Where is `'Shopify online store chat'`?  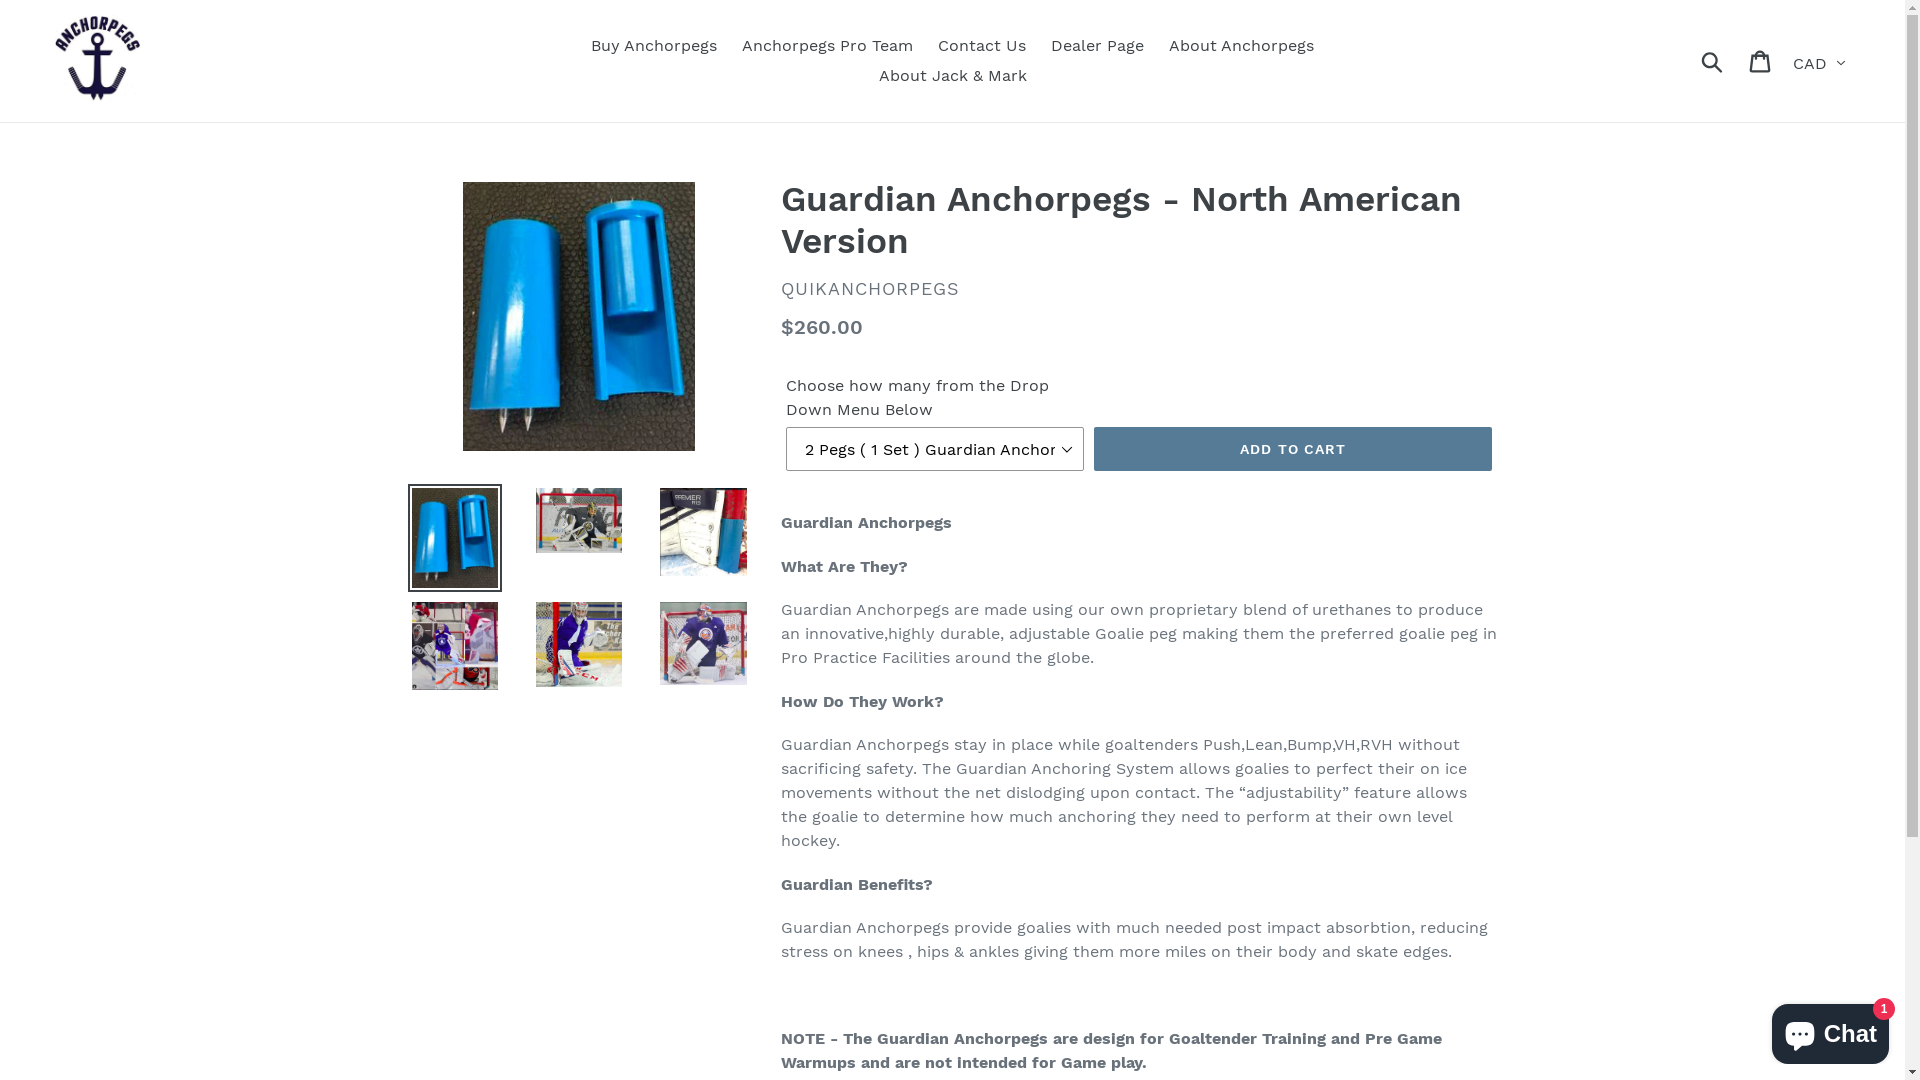 'Shopify online store chat' is located at coordinates (1830, 1029).